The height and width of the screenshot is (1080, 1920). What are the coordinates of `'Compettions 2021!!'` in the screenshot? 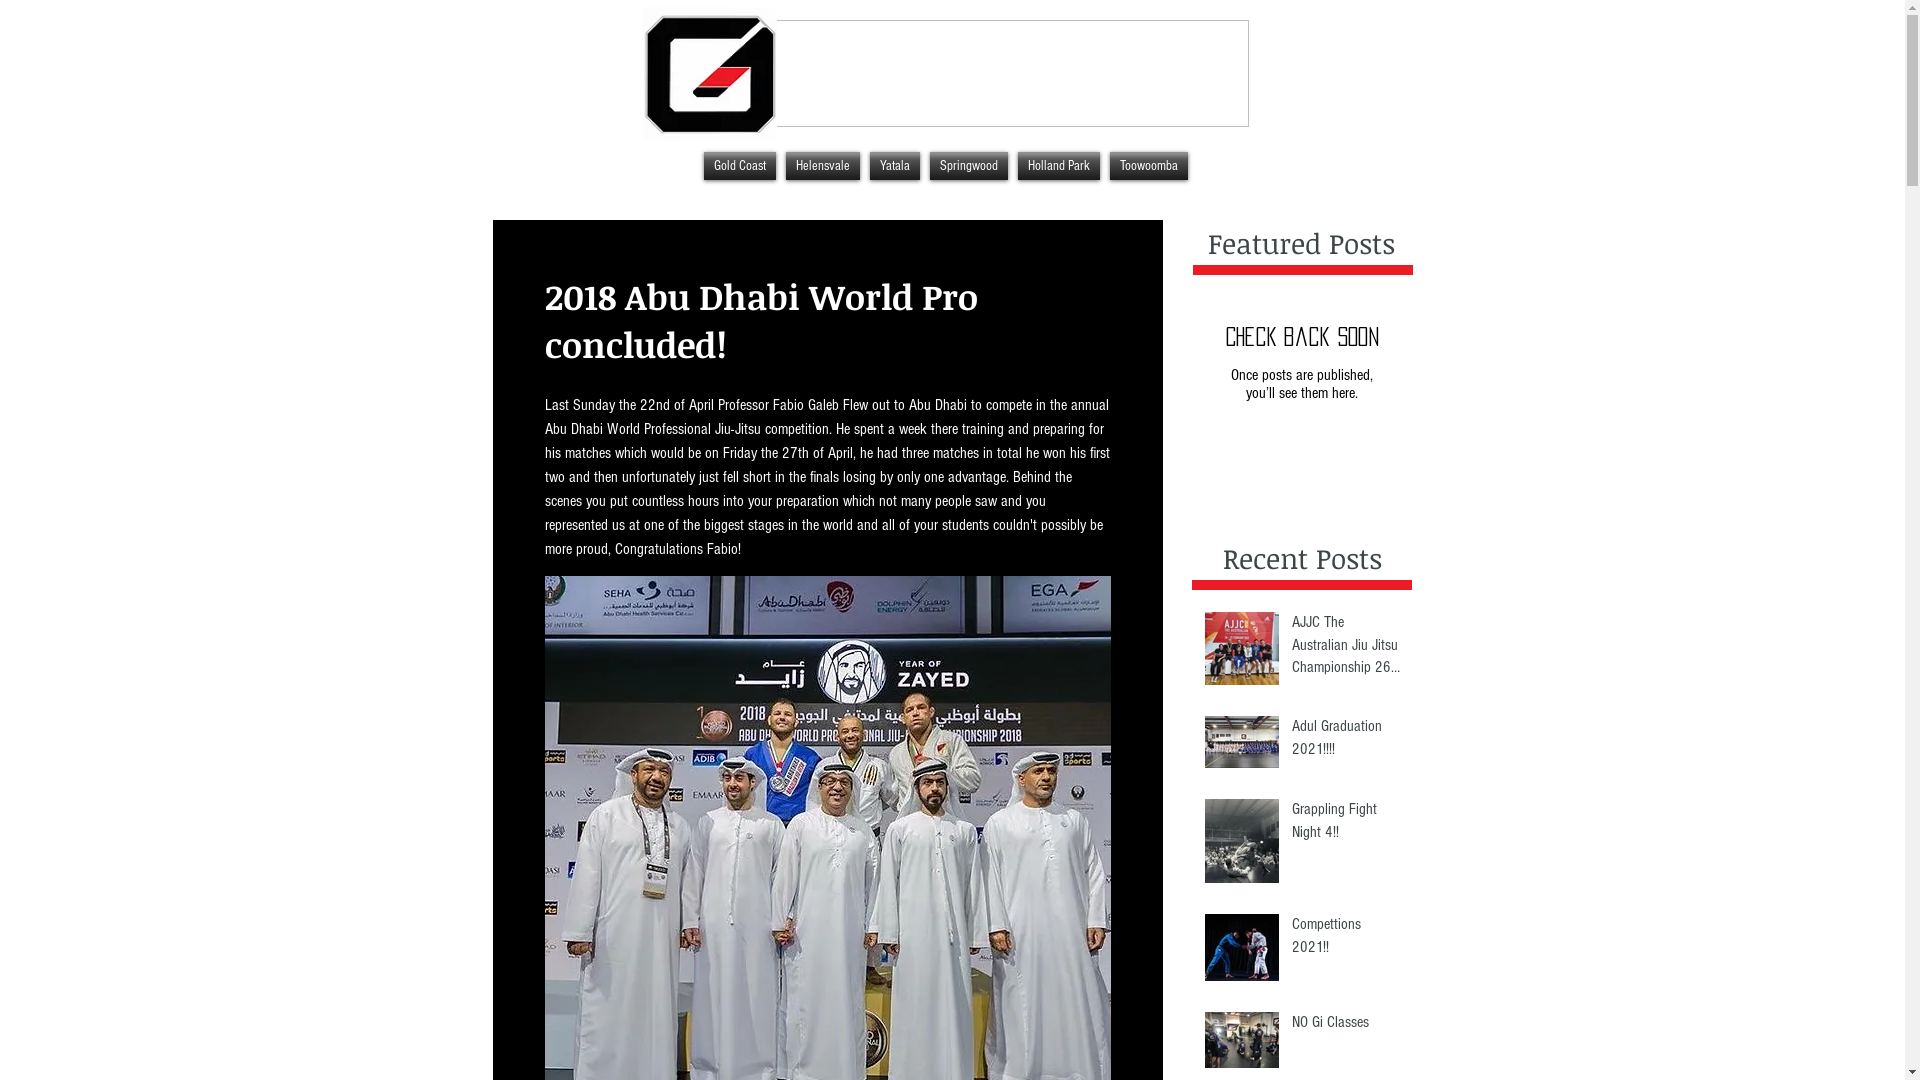 It's located at (1345, 939).